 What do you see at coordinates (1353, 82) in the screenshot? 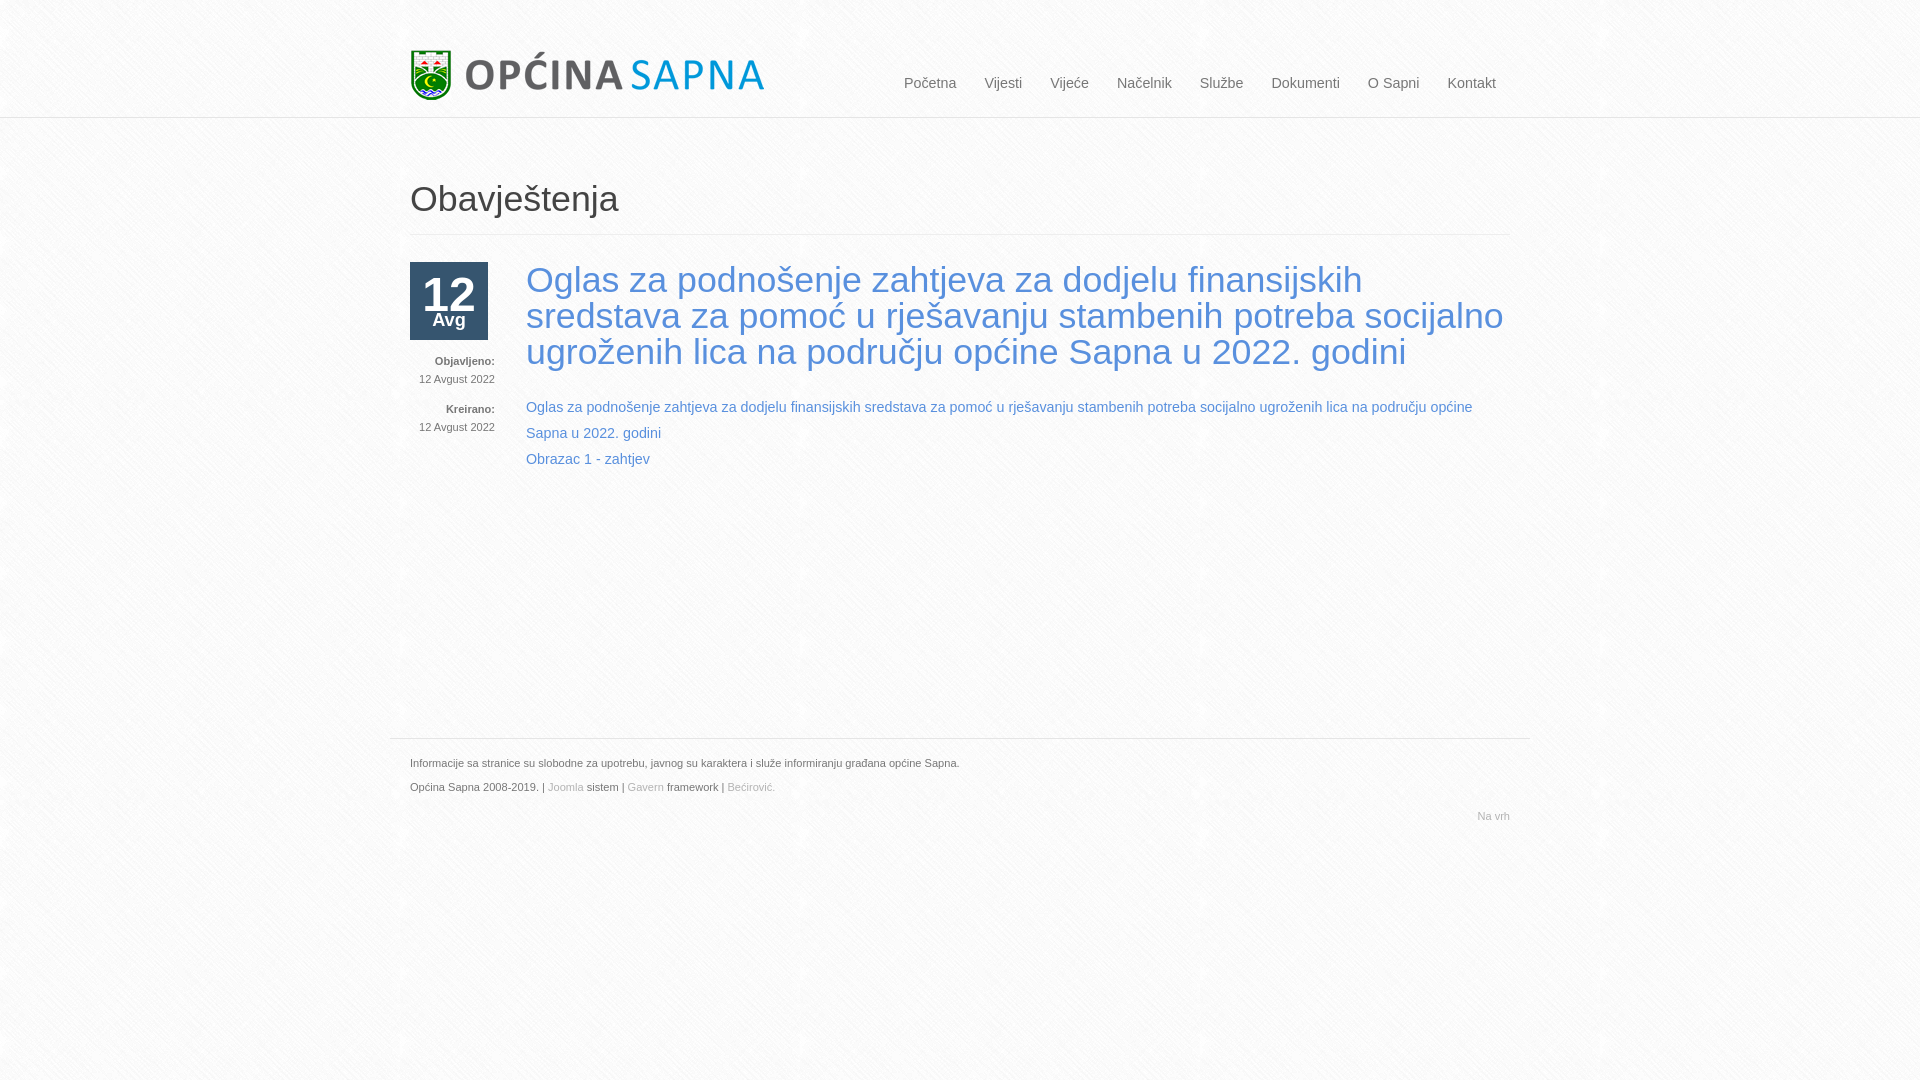
I see `'O Sapni'` at bounding box center [1353, 82].